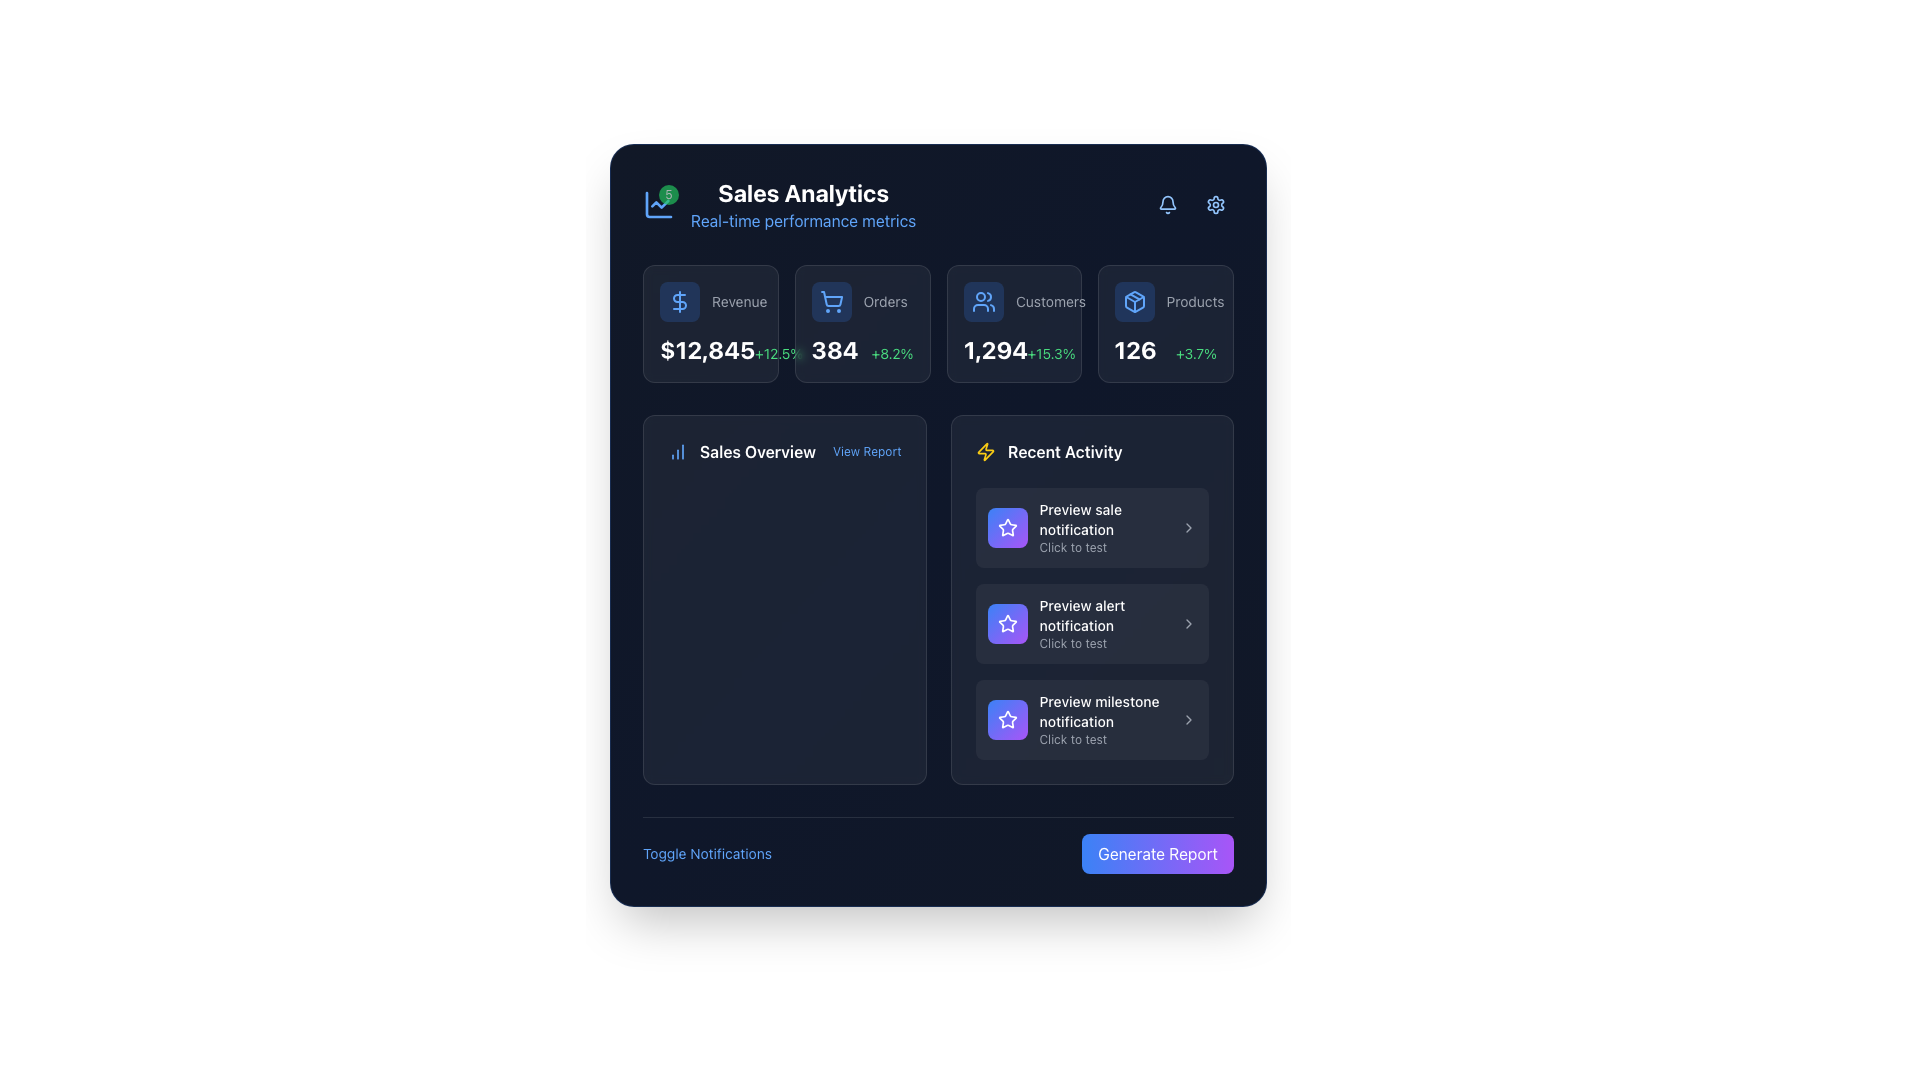 The width and height of the screenshot is (1920, 1080). What do you see at coordinates (1189, 527) in the screenshot?
I see `the small right-facing chevron icon located on the far-right side of the 'Preview sale notification' entry in the 'Recent Activity' section` at bounding box center [1189, 527].